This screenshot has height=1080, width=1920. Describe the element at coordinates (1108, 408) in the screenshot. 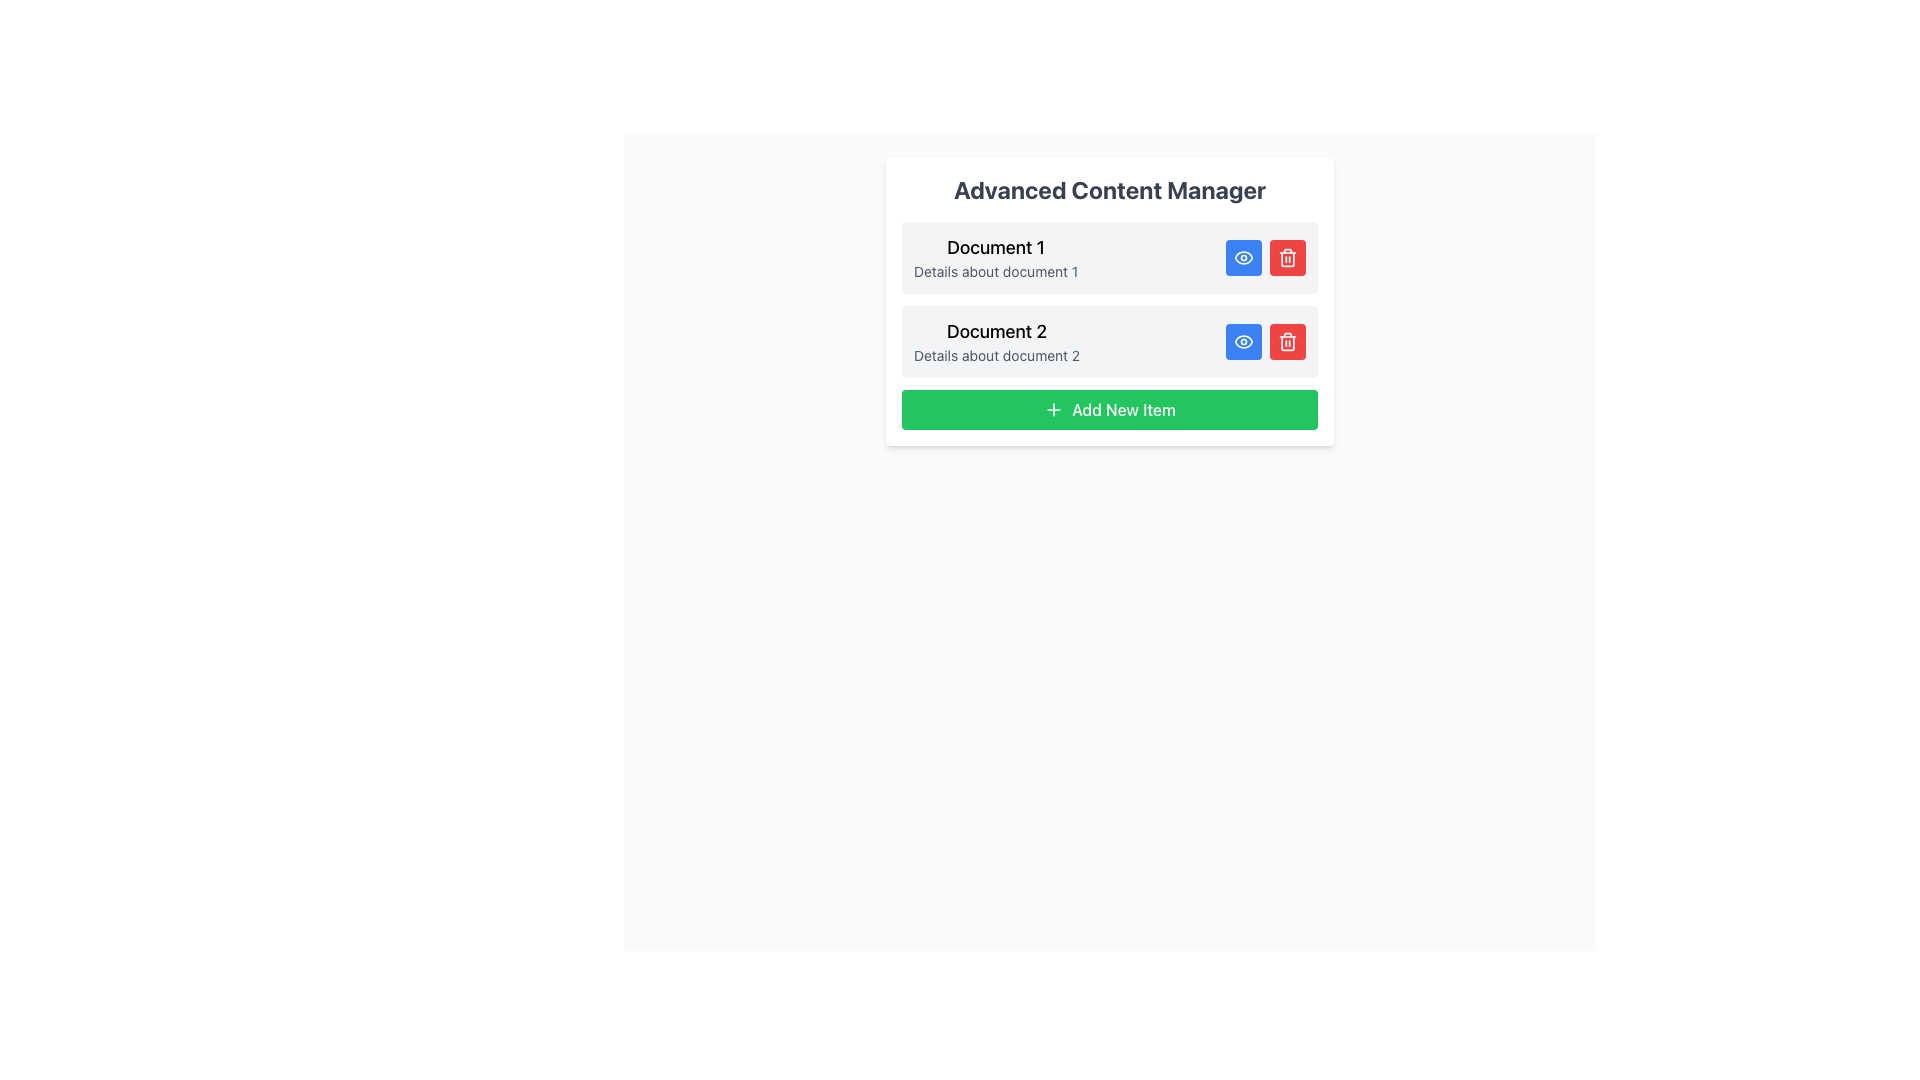

I see `the 'Add New Item' button located at the bottom of the 'Advanced Content Manager' card by` at that location.